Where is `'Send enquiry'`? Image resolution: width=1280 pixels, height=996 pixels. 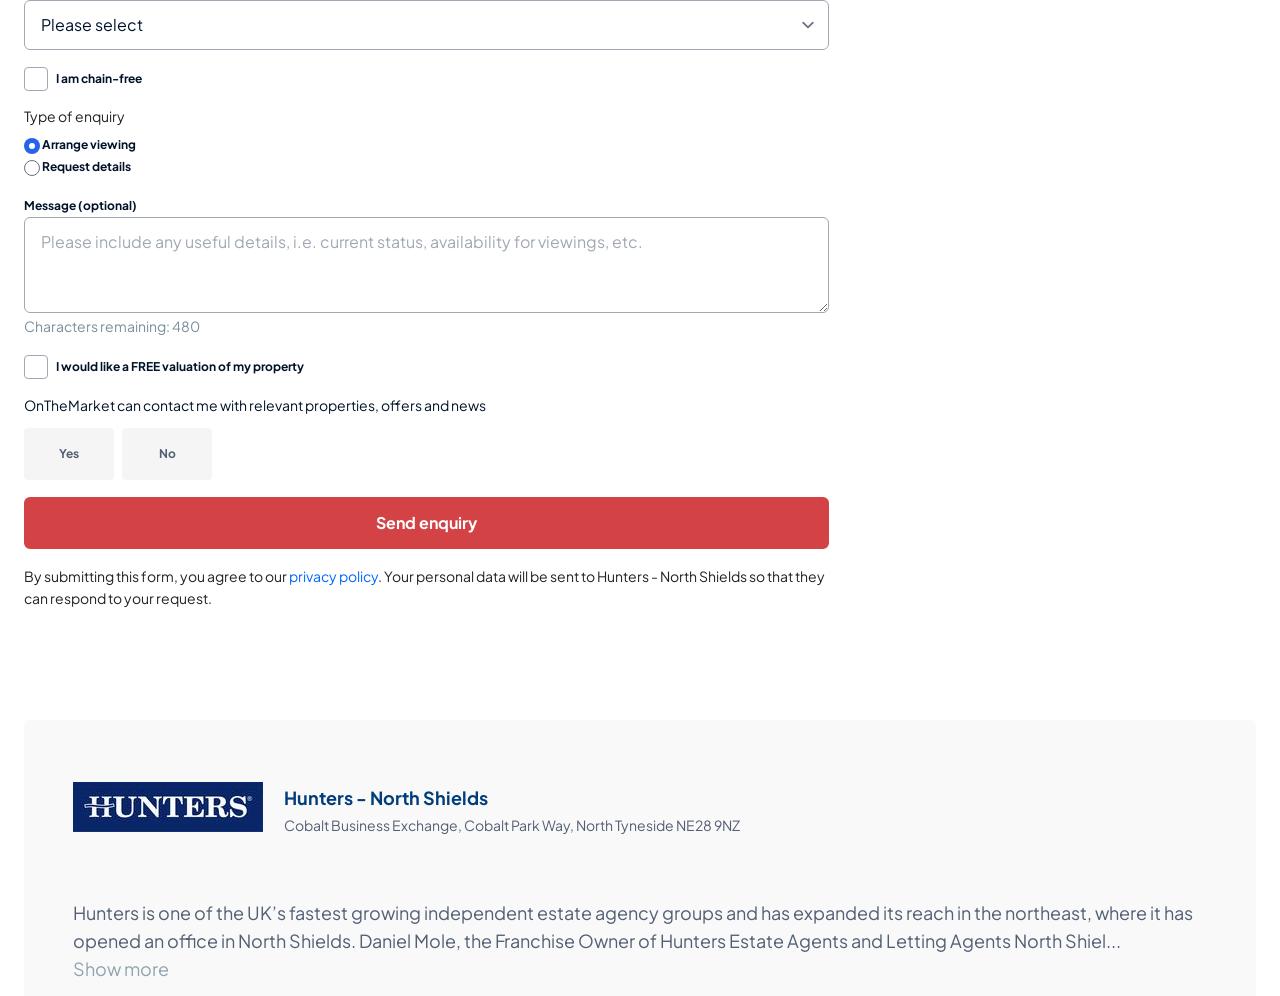 'Send enquiry' is located at coordinates (425, 521).